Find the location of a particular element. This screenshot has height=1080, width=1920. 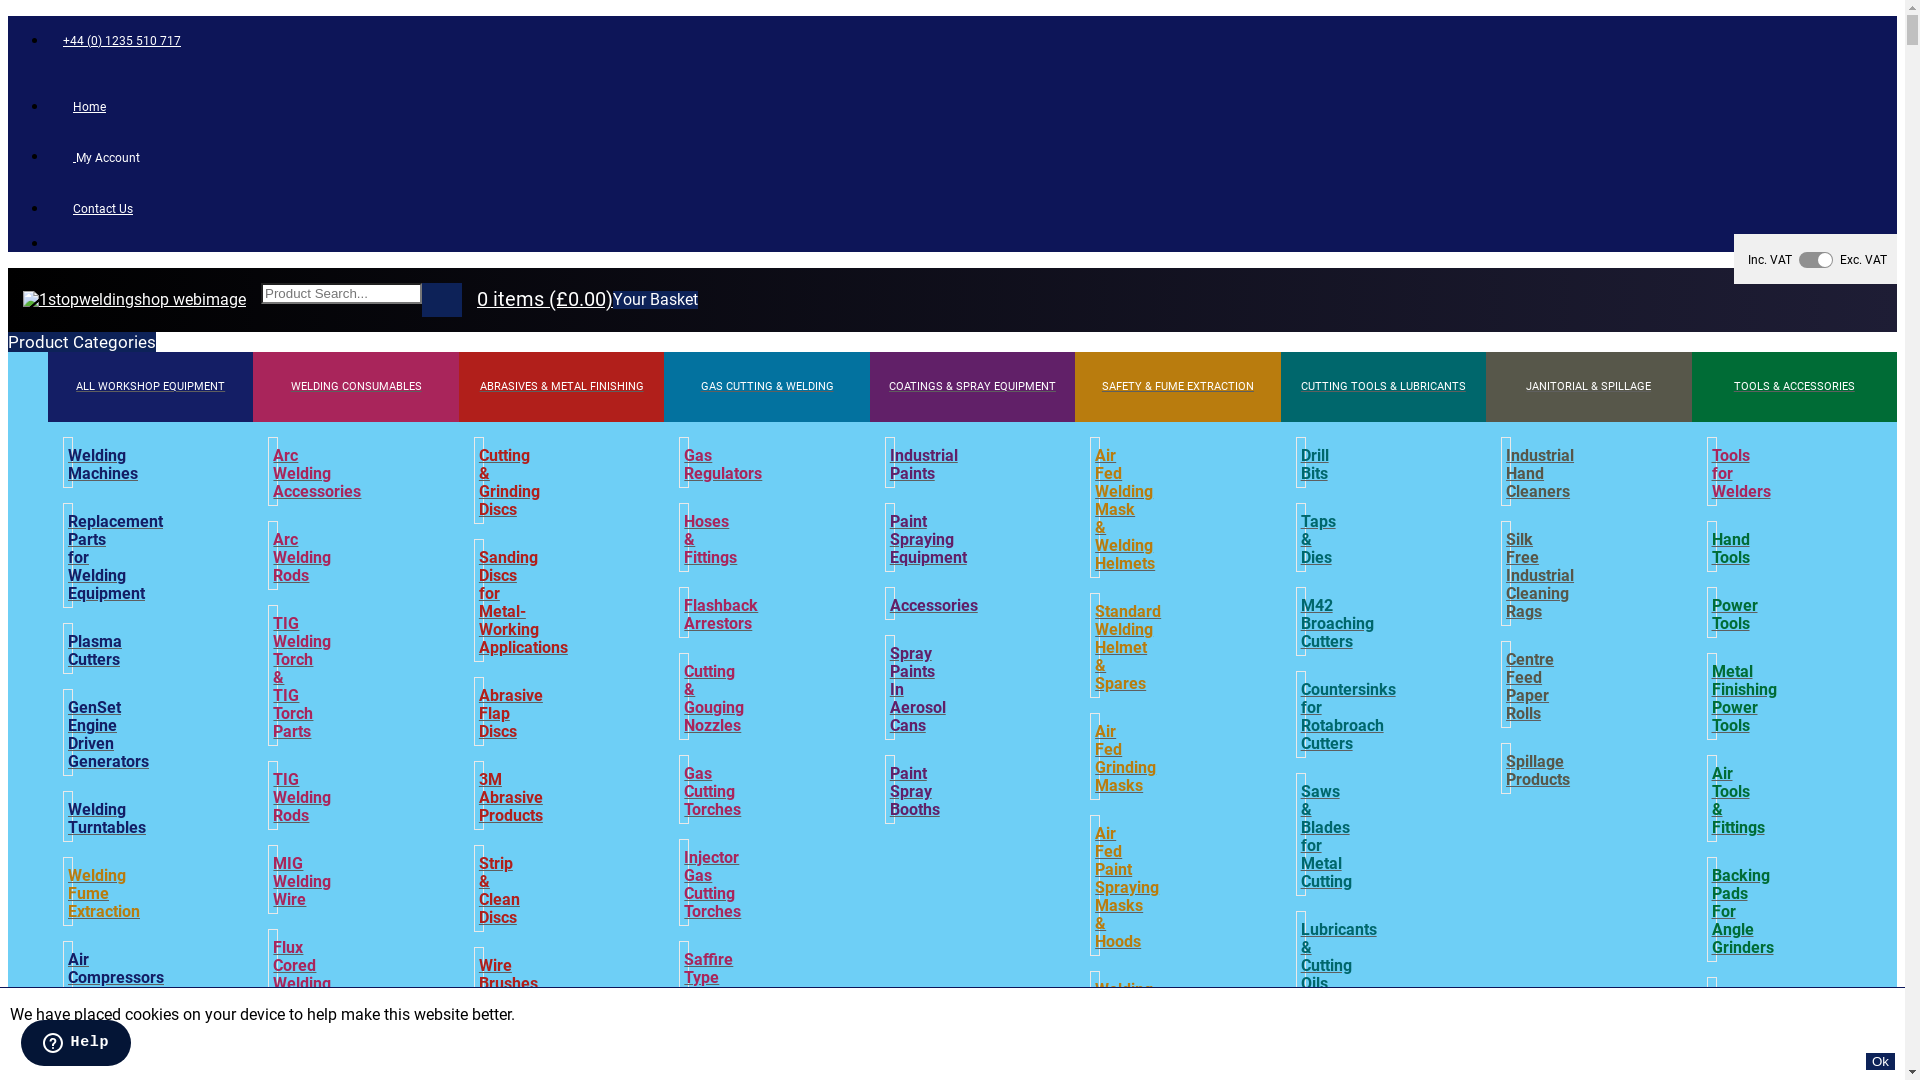

'Plasma Cutters' is located at coordinates (94, 651).